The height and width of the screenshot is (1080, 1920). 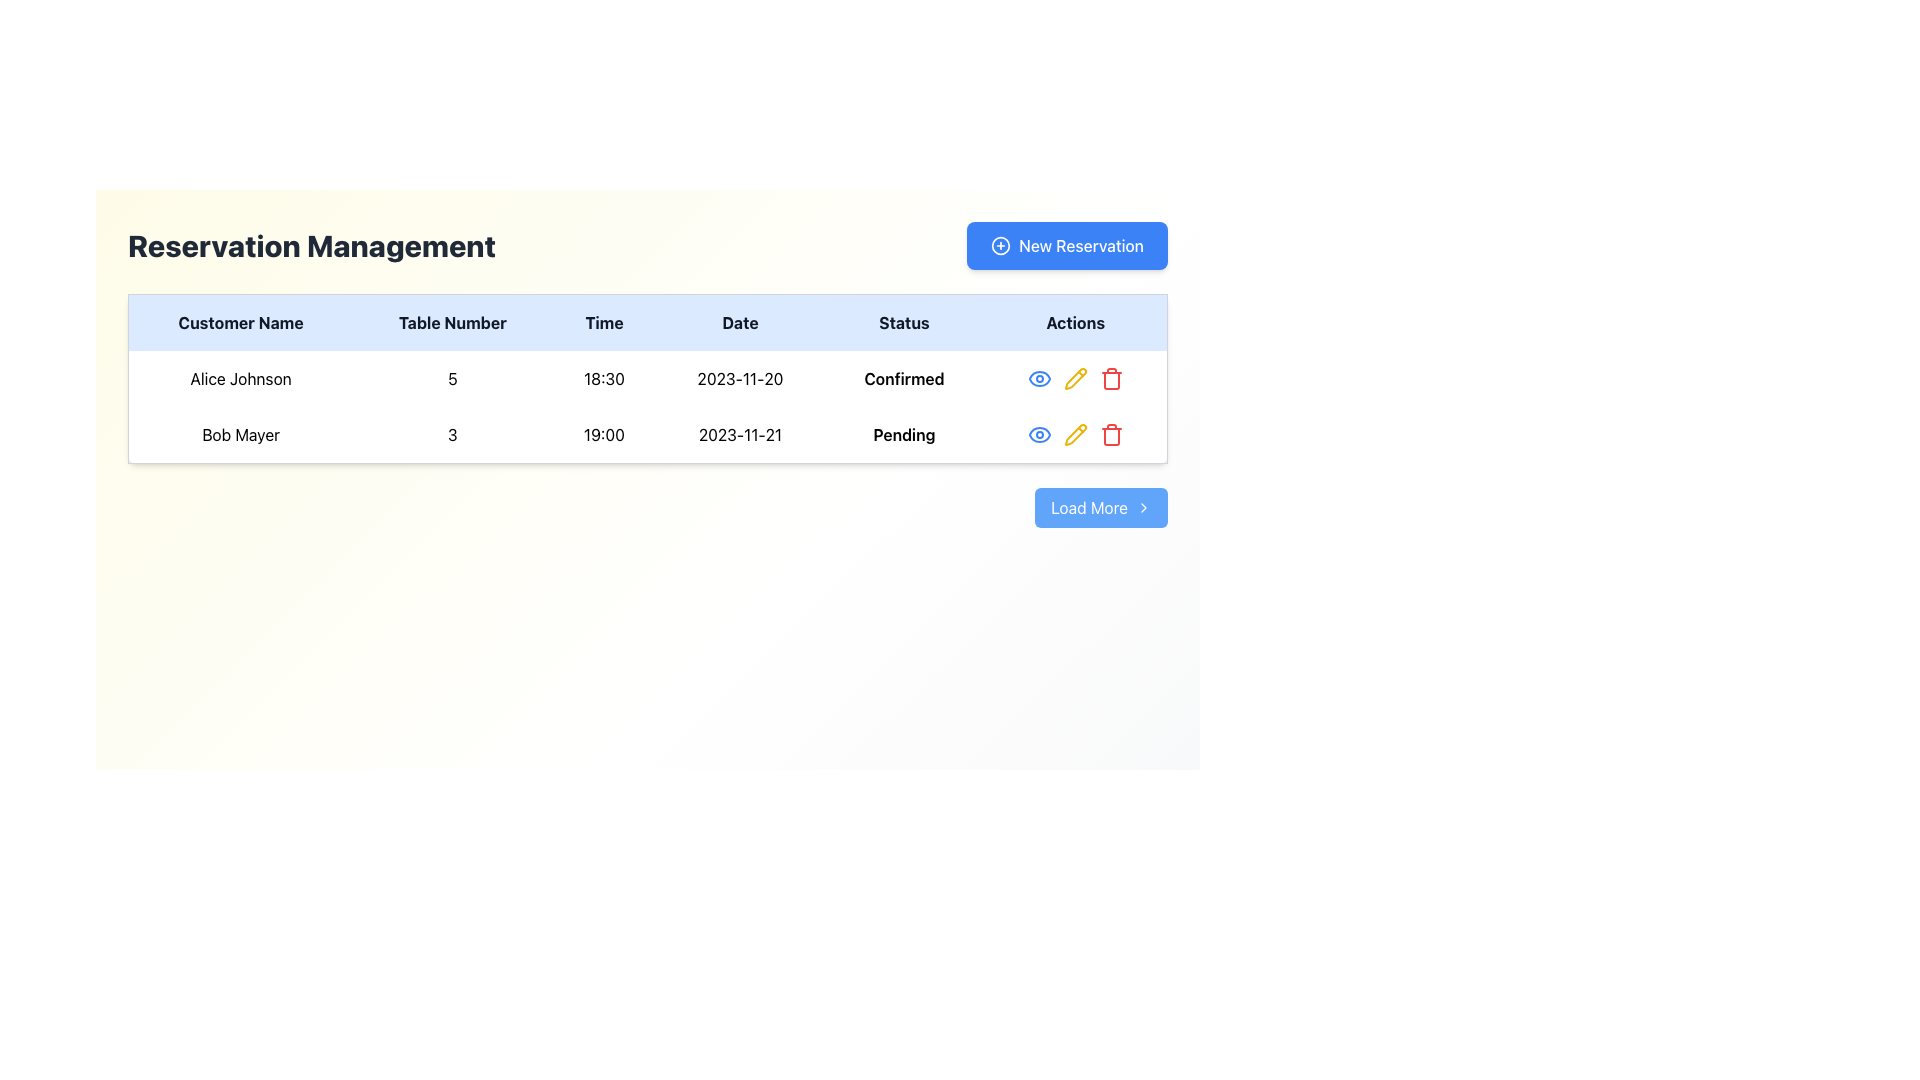 I want to click on the rectangular button with rounded corners and a blue background labeled 'Load More' to initiate the loading of additional data, so click(x=1100, y=507).